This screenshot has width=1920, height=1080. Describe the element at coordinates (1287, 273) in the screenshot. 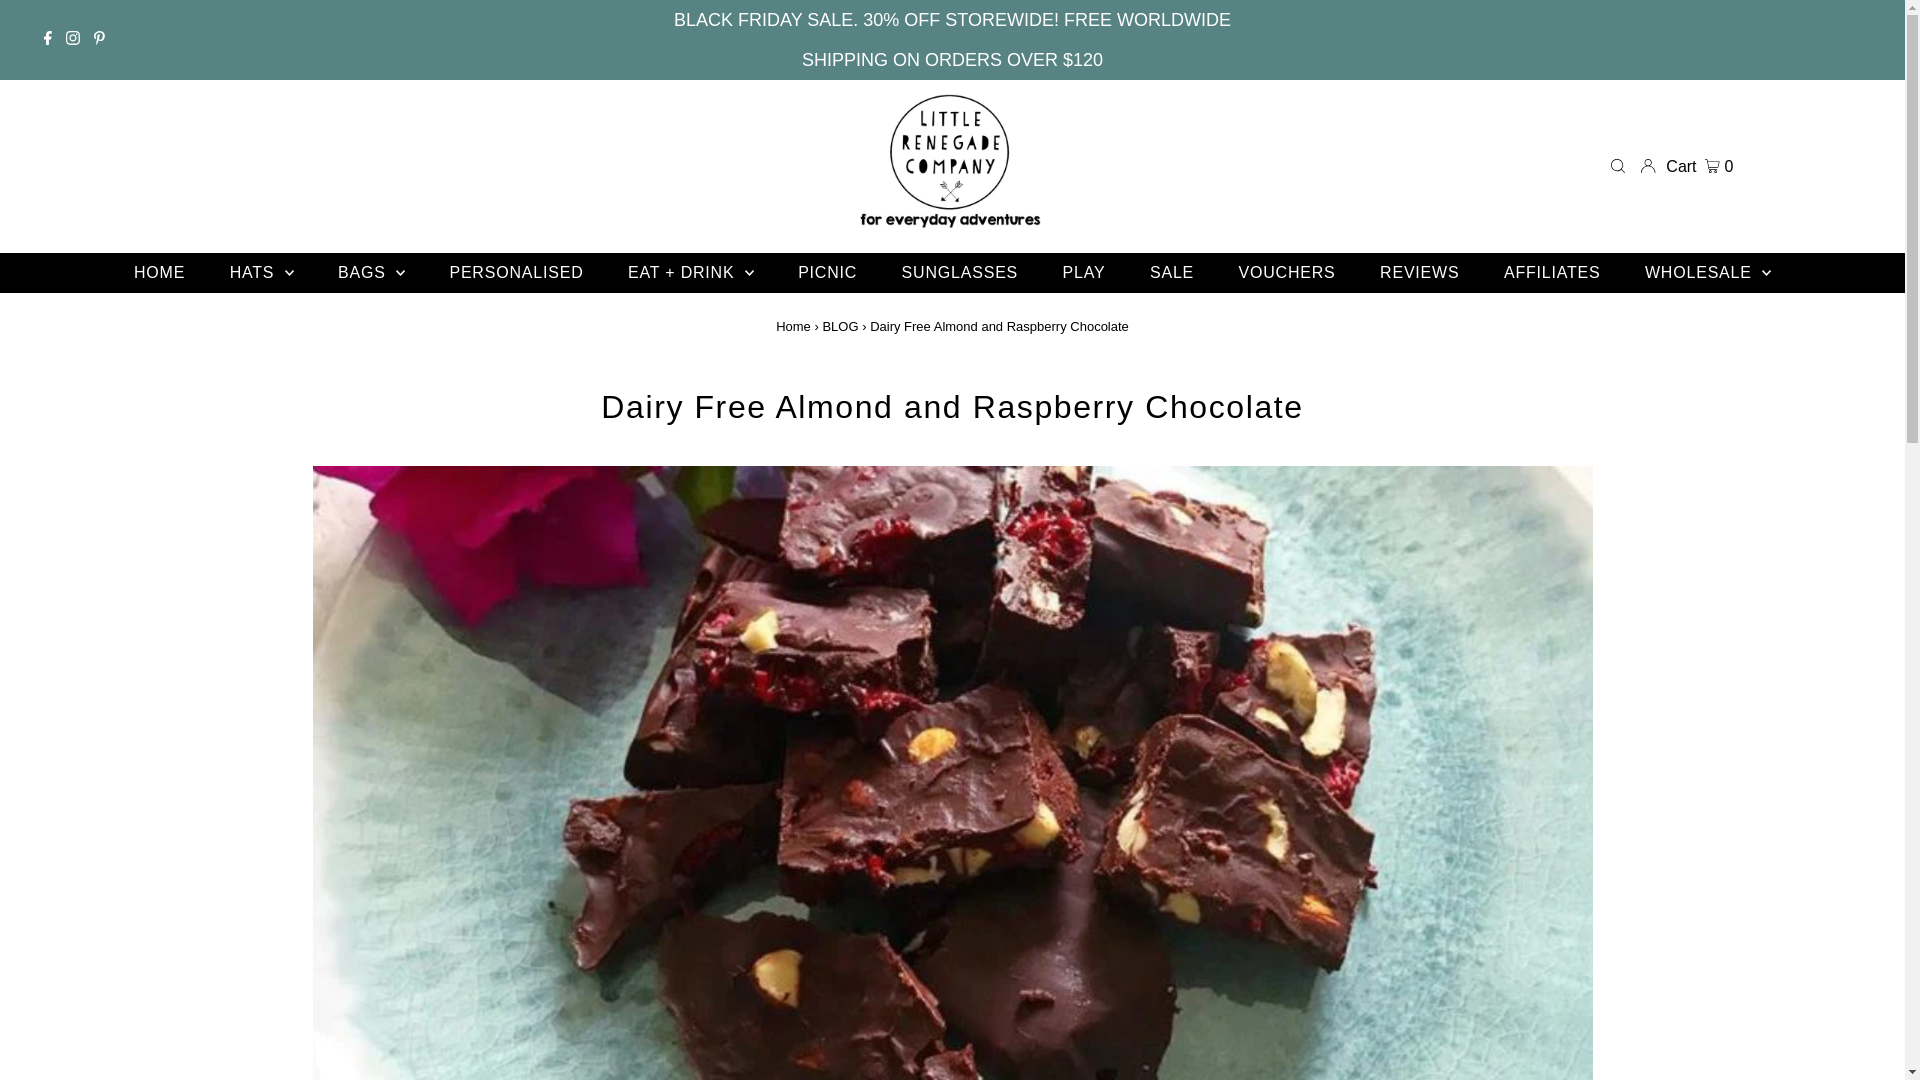

I see `'VOUCHERS'` at that location.